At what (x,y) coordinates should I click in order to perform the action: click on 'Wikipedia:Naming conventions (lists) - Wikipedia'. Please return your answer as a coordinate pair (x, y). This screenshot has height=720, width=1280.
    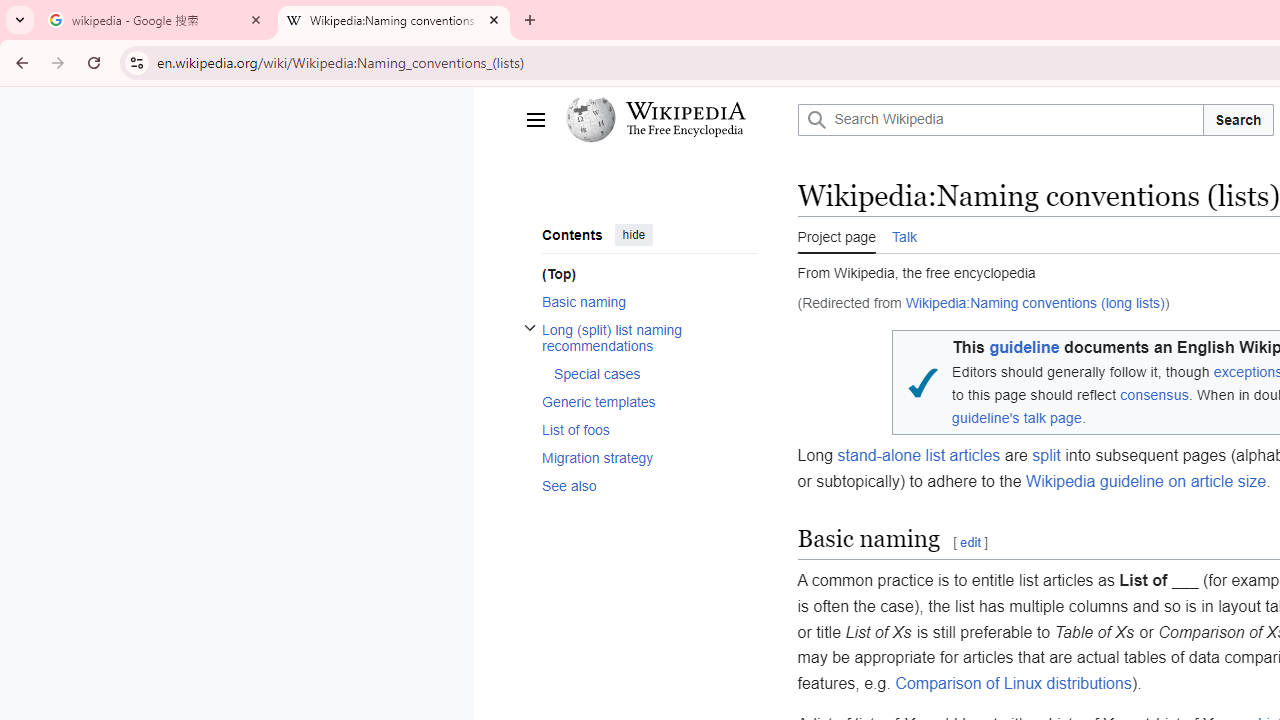
    Looking at the image, I should click on (394, 20).